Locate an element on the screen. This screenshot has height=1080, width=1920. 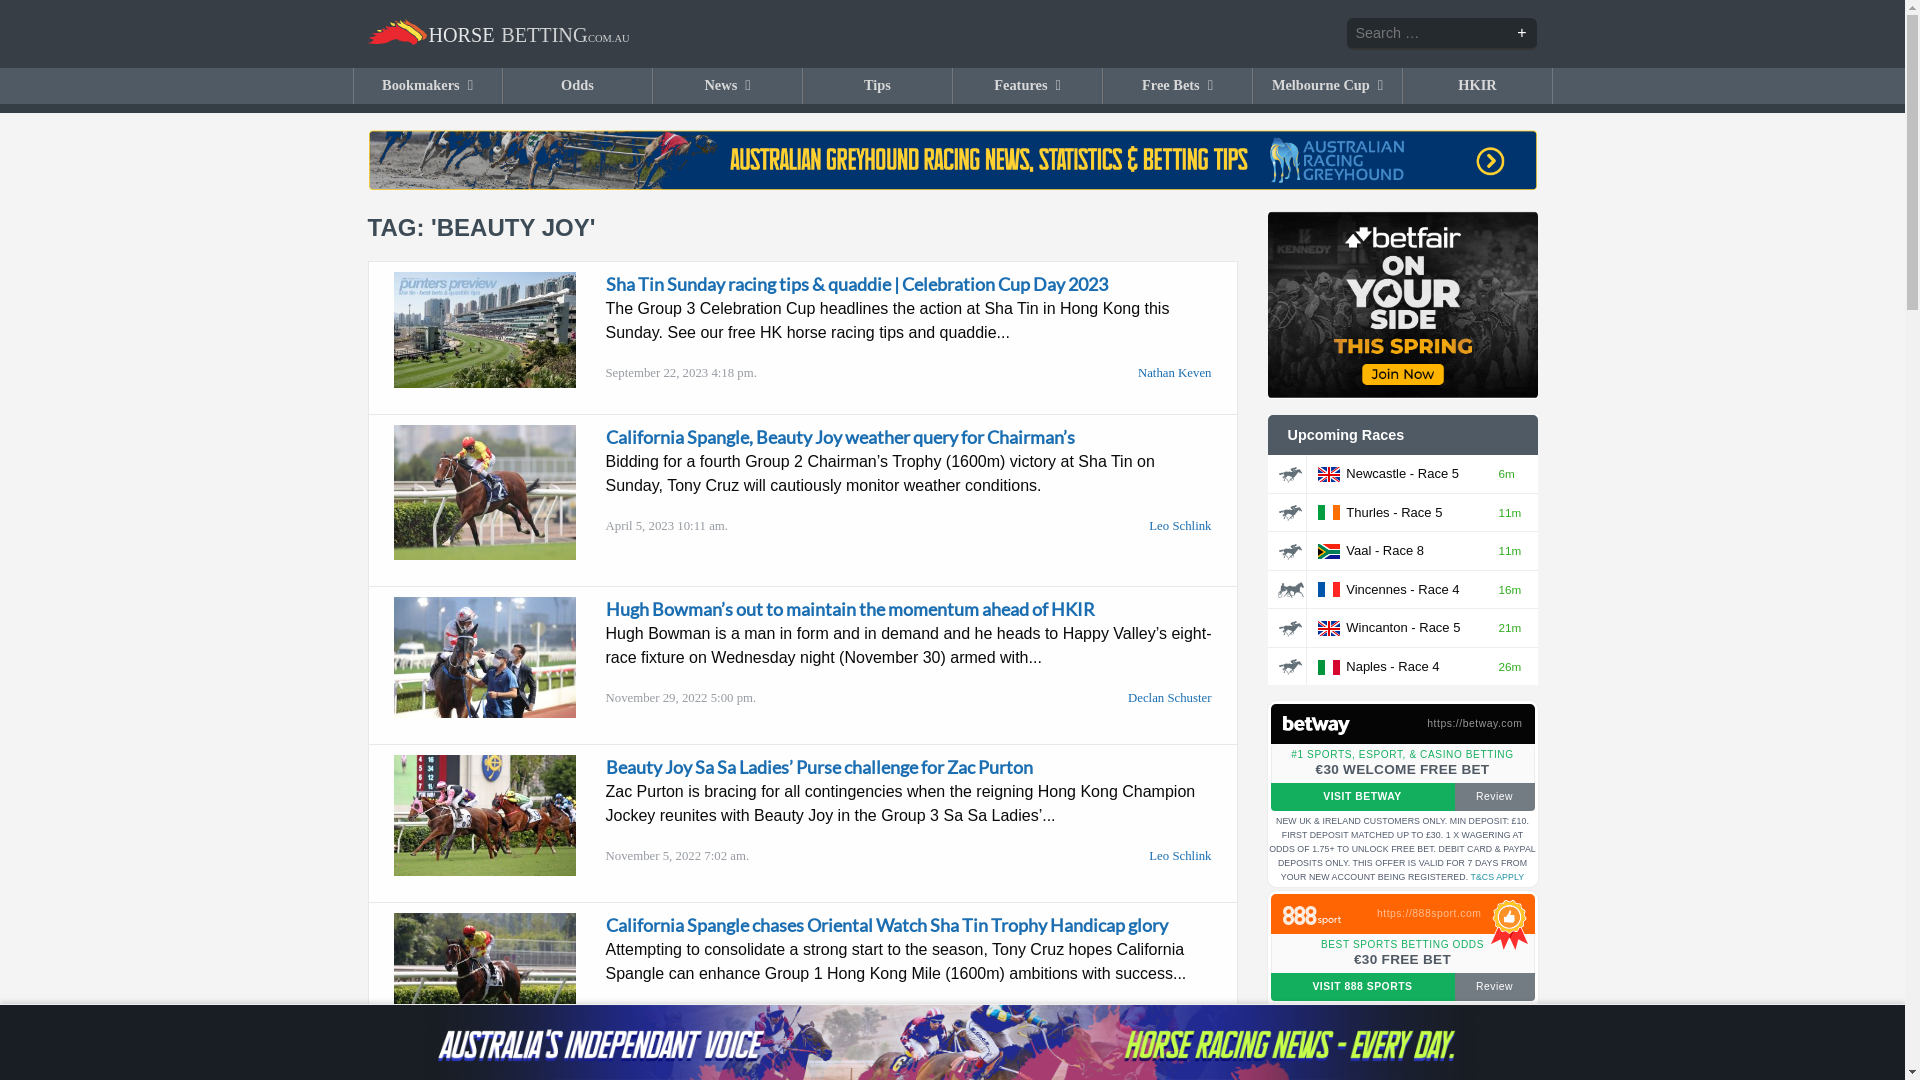
'News' is located at coordinates (653, 84).